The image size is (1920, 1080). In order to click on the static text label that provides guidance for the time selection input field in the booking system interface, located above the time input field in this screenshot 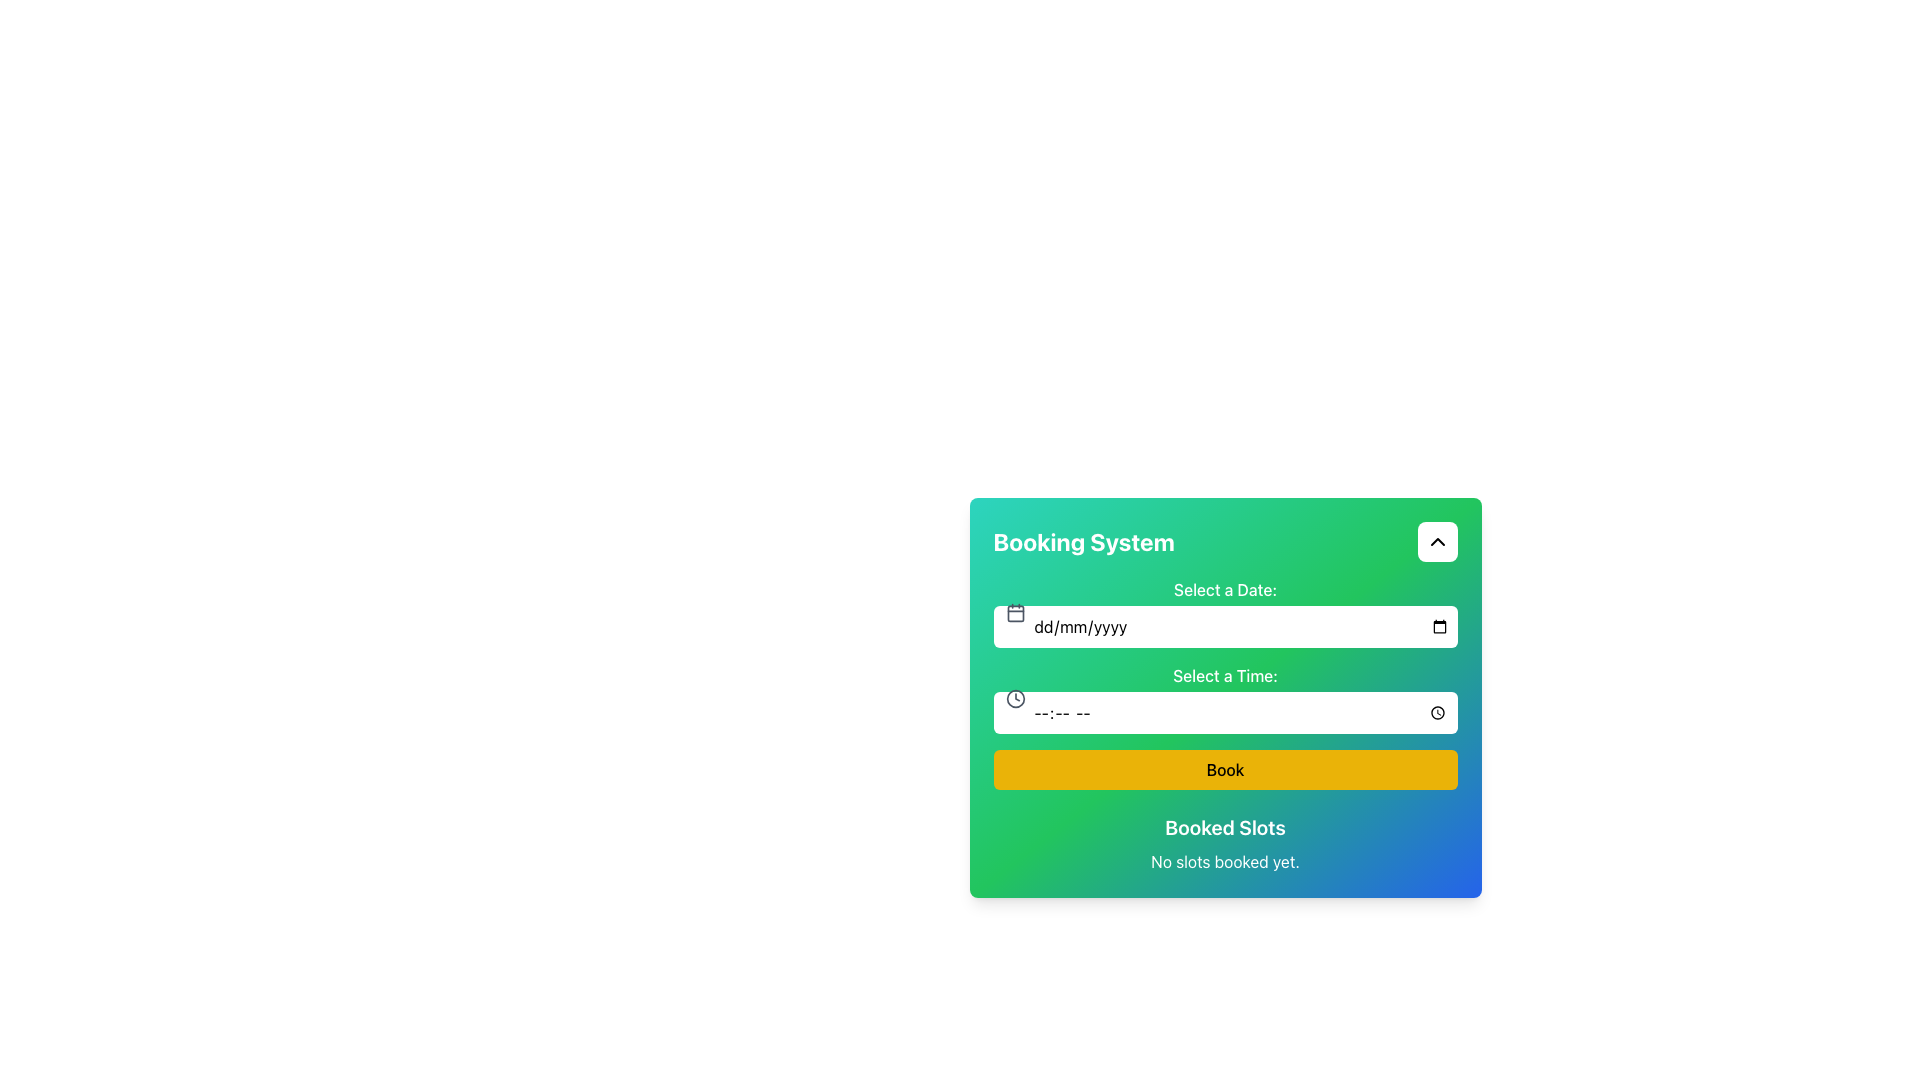, I will do `click(1224, 675)`.